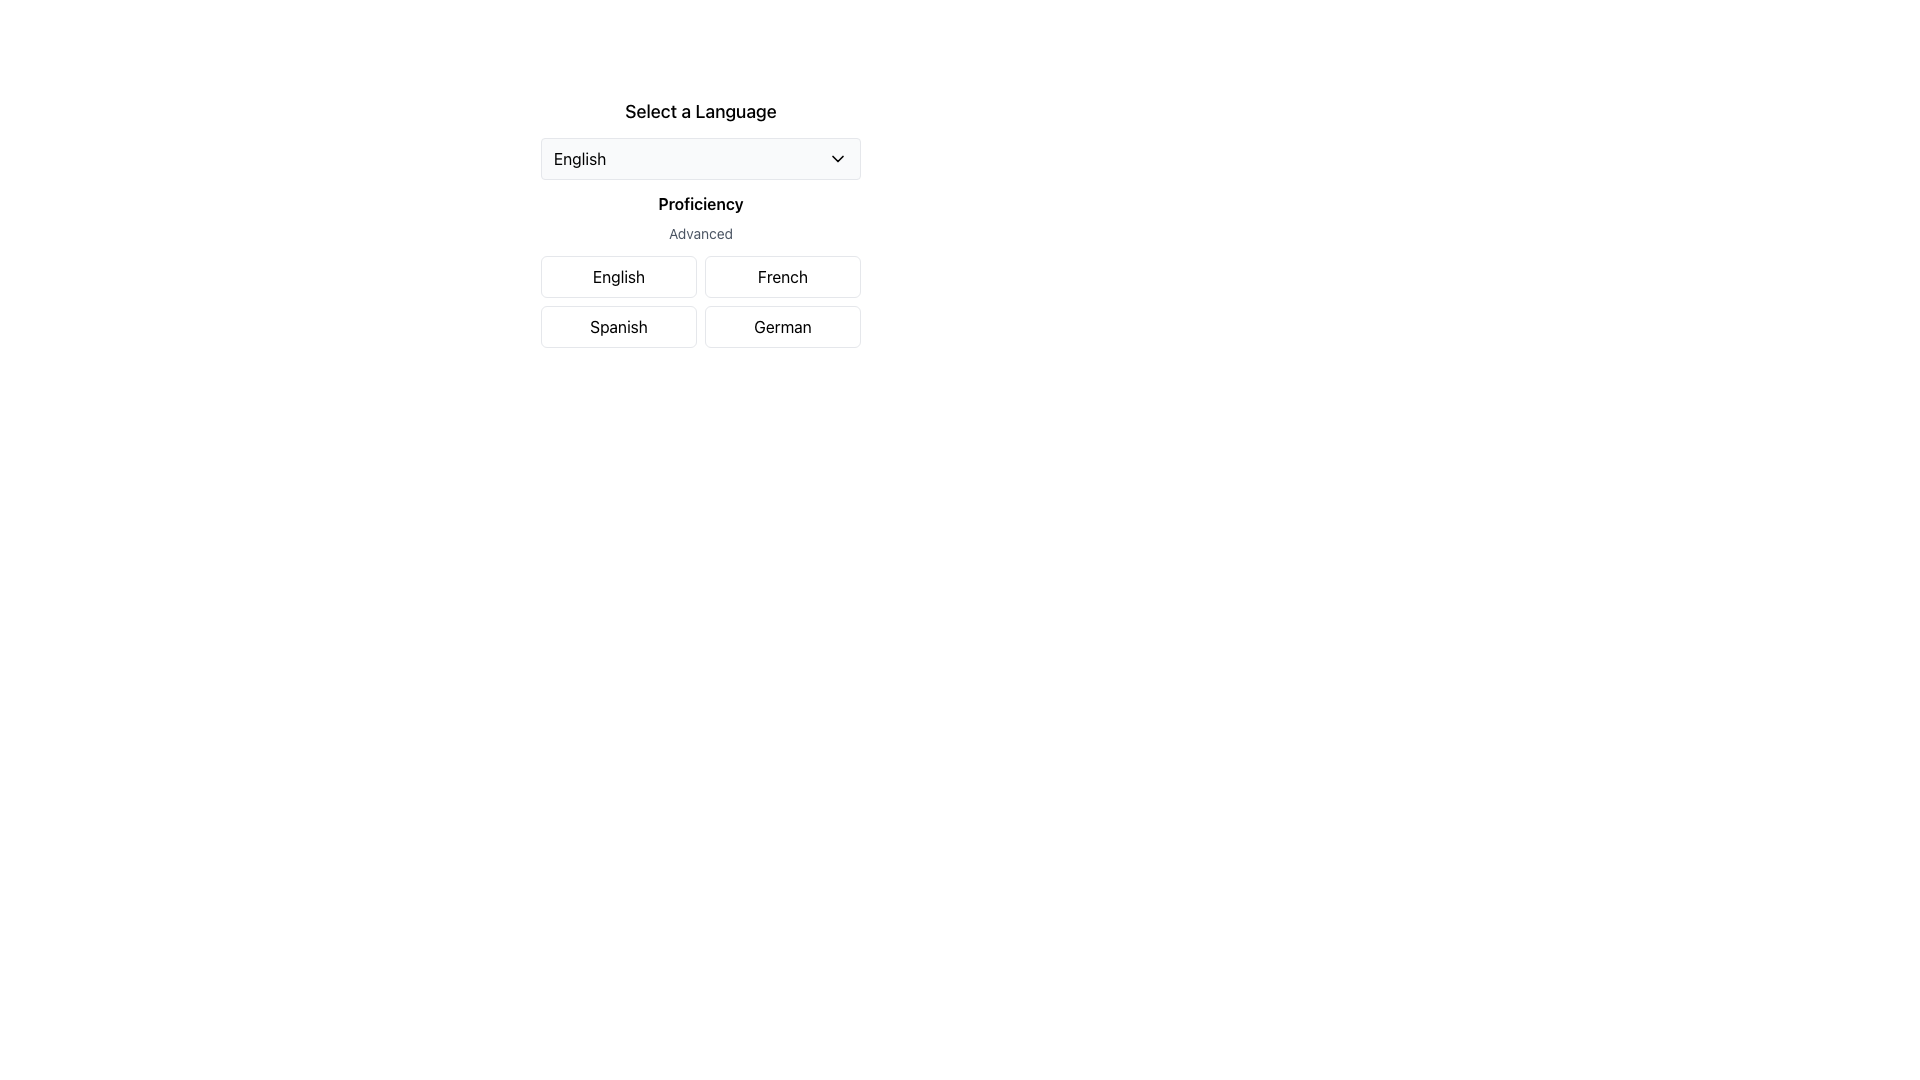  I want to click on the text label displaying 'English' to potentially reveal additional options or a tooltip, so click(579, 157).